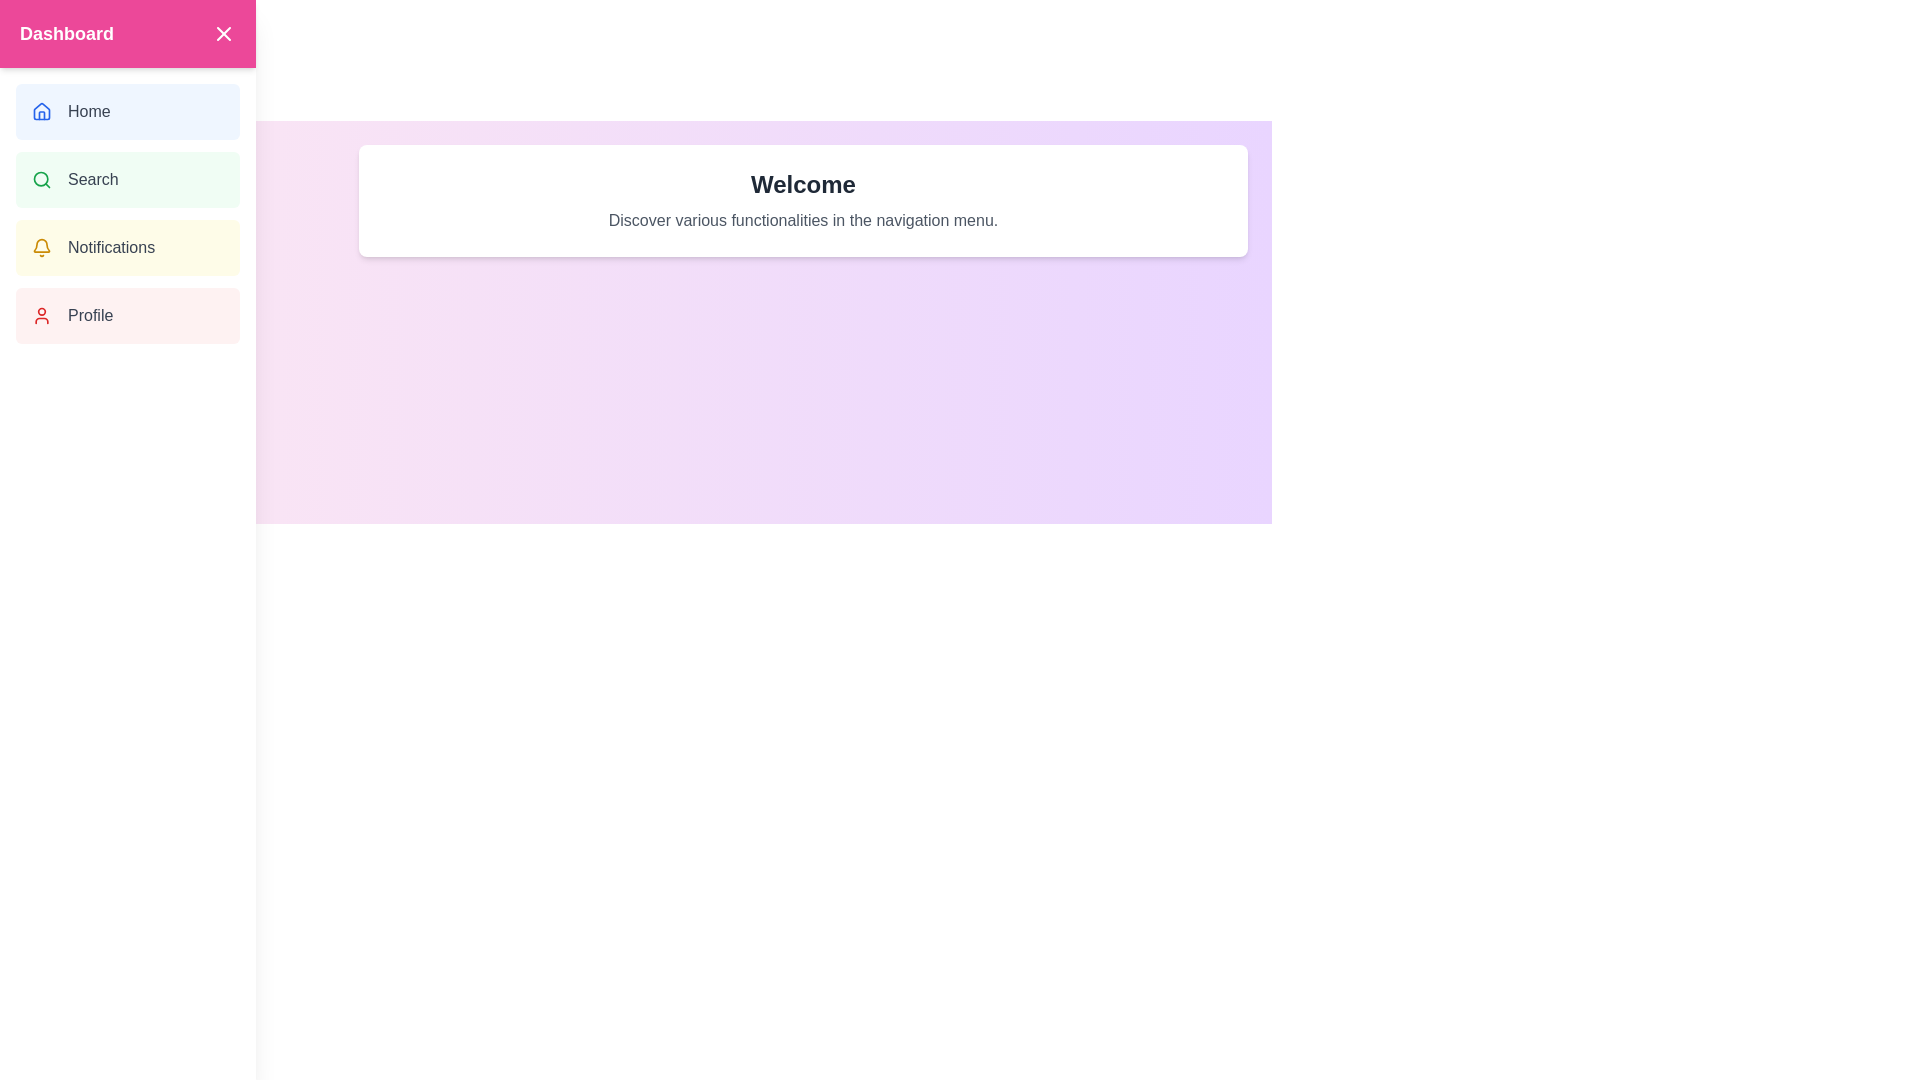  I want to click on the text label providing additional descriptive information located directly beneath the bold heading 'Welcome' in the card-like component, so click(803, 220).